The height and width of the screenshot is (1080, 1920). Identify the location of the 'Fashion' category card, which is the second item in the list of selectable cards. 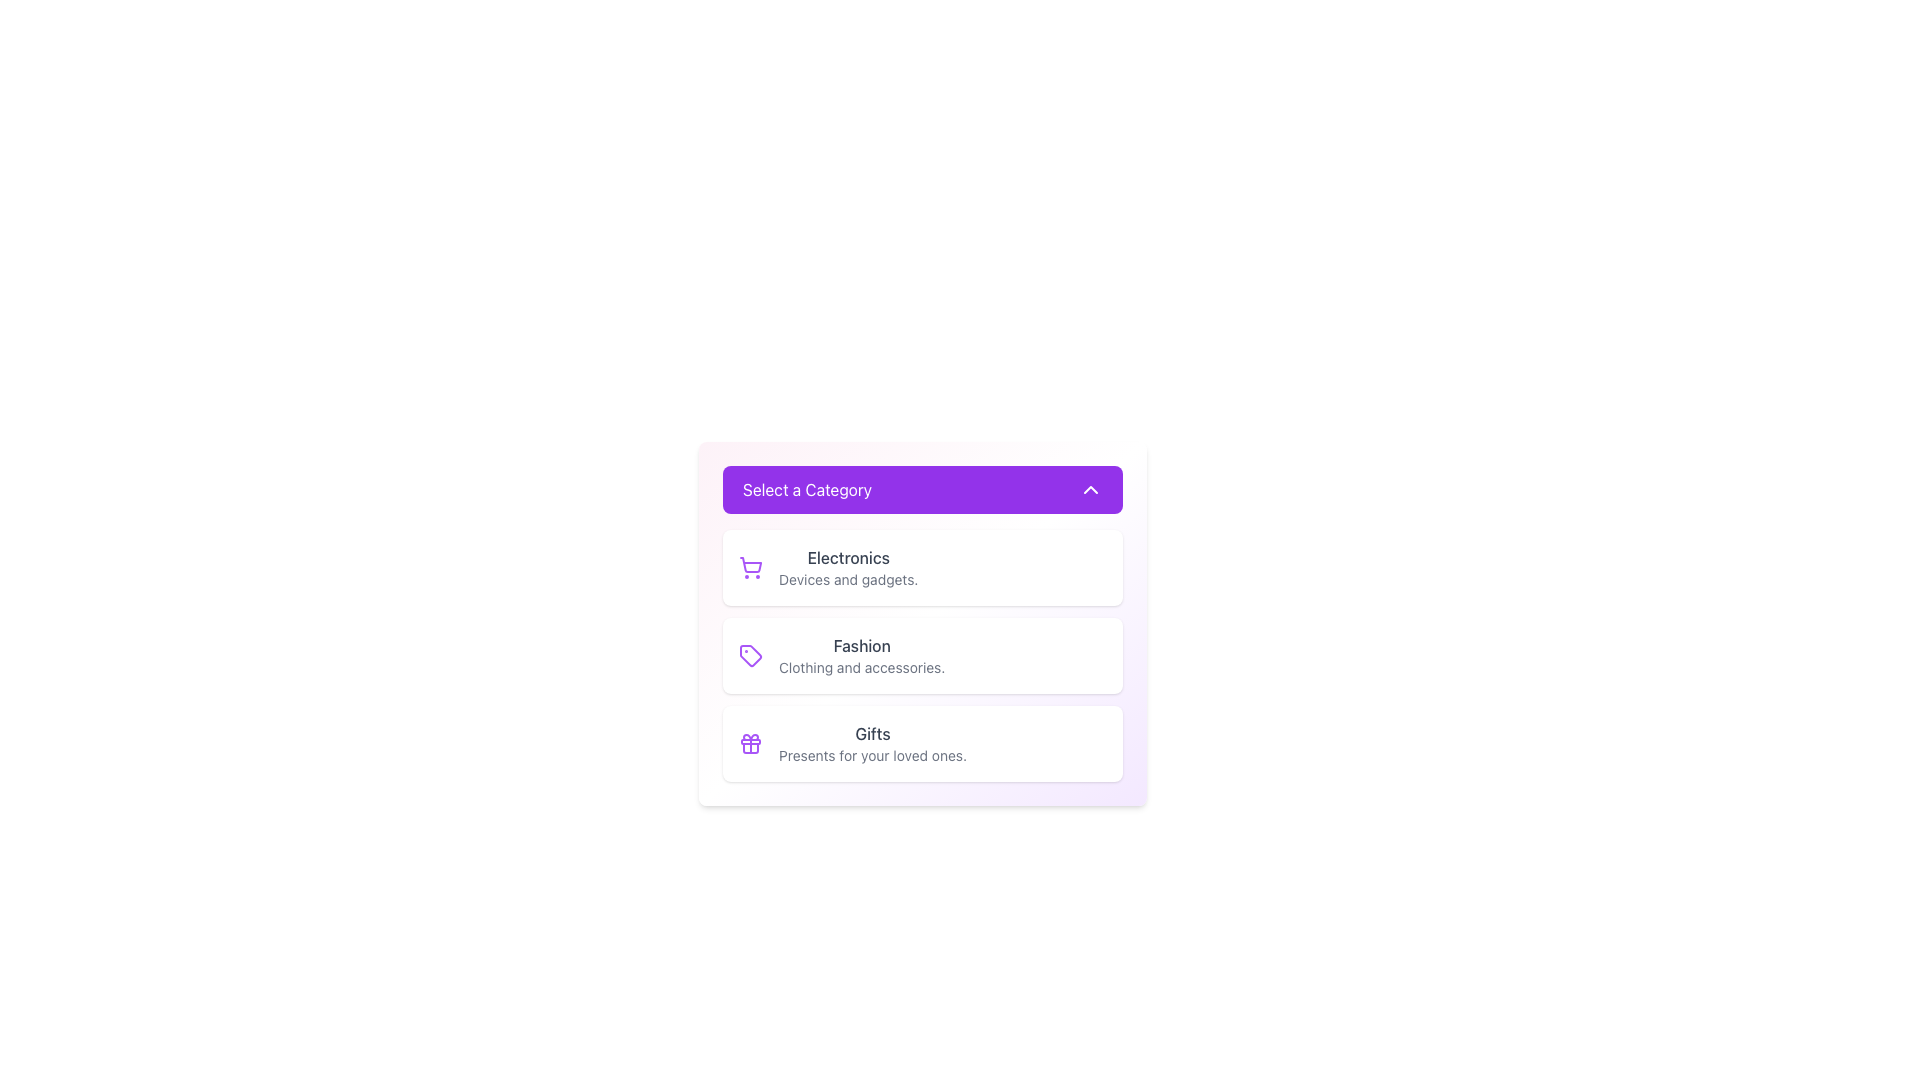
(862, 655).